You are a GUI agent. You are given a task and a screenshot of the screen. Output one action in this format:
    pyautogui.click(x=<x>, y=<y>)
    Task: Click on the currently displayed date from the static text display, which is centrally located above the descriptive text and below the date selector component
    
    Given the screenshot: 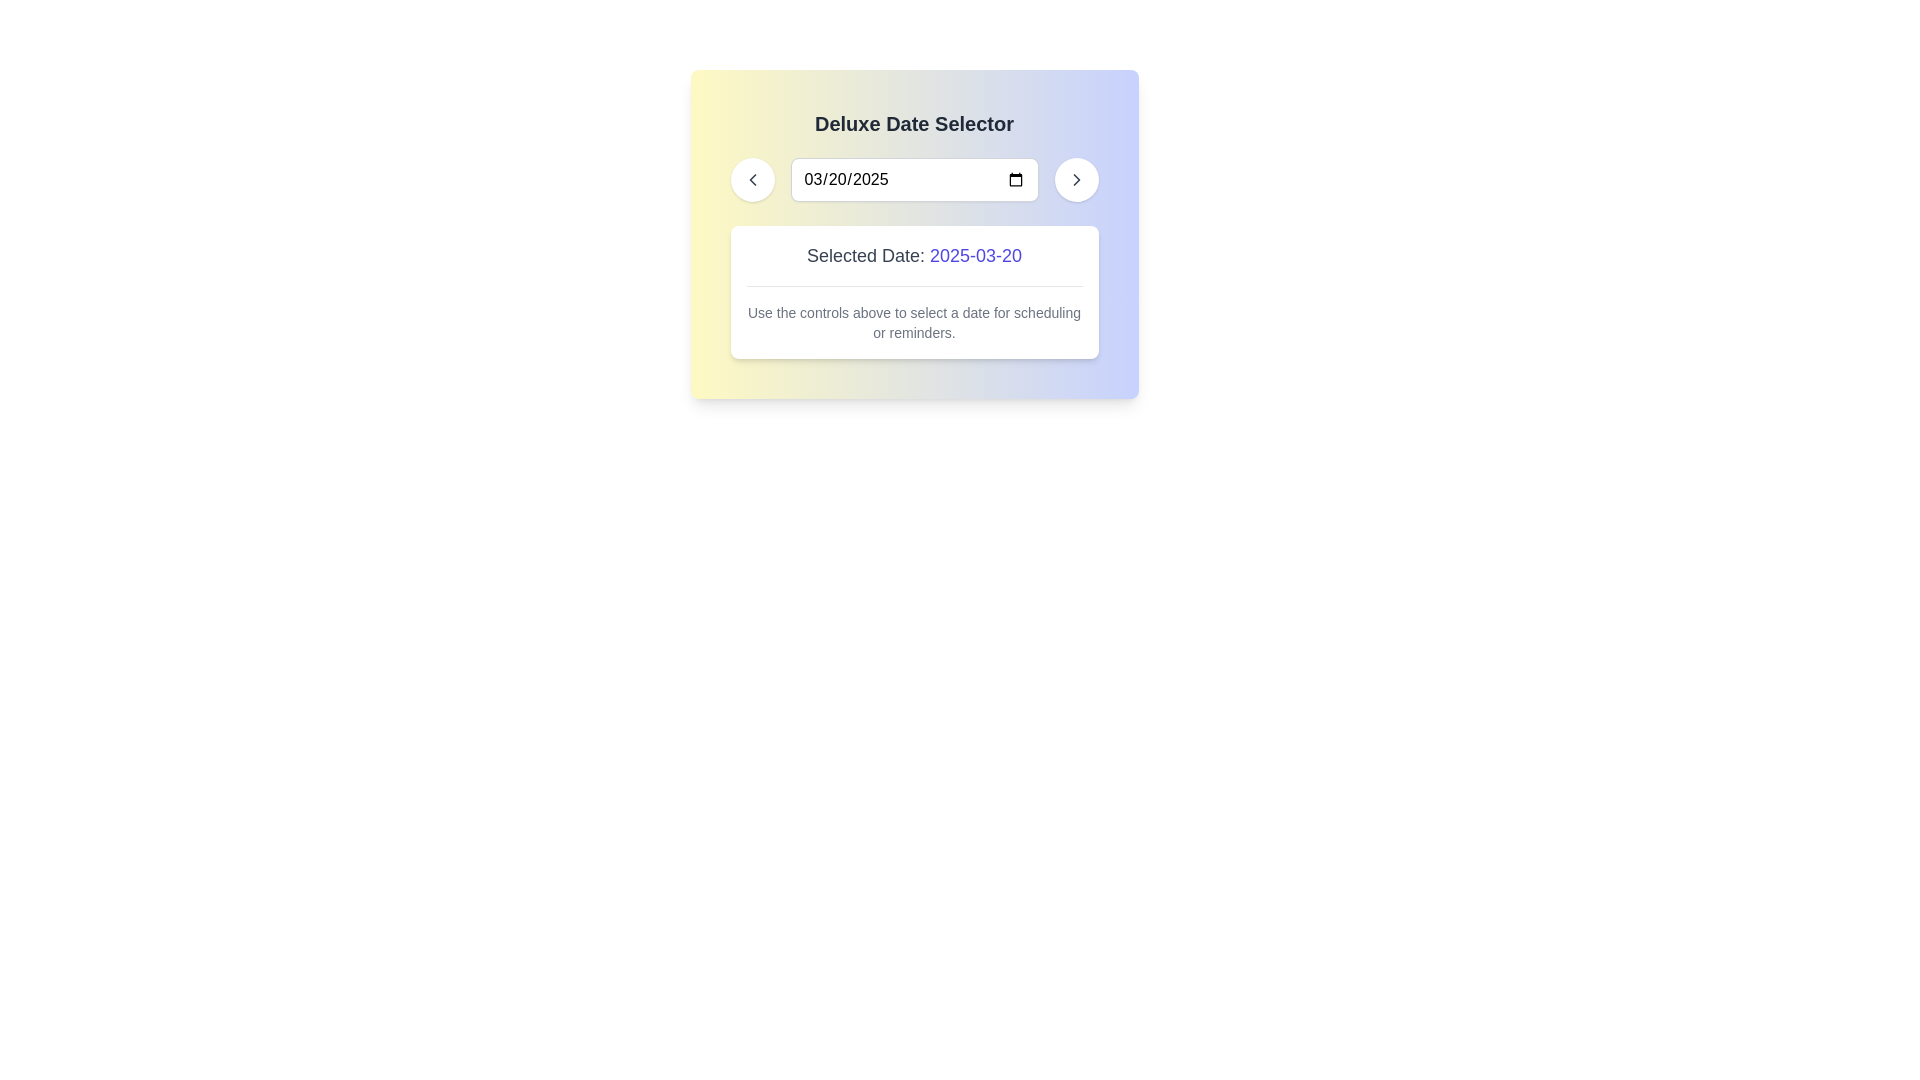 What is the action you would take?
    pyautogui.click(x=913, y=262)
    